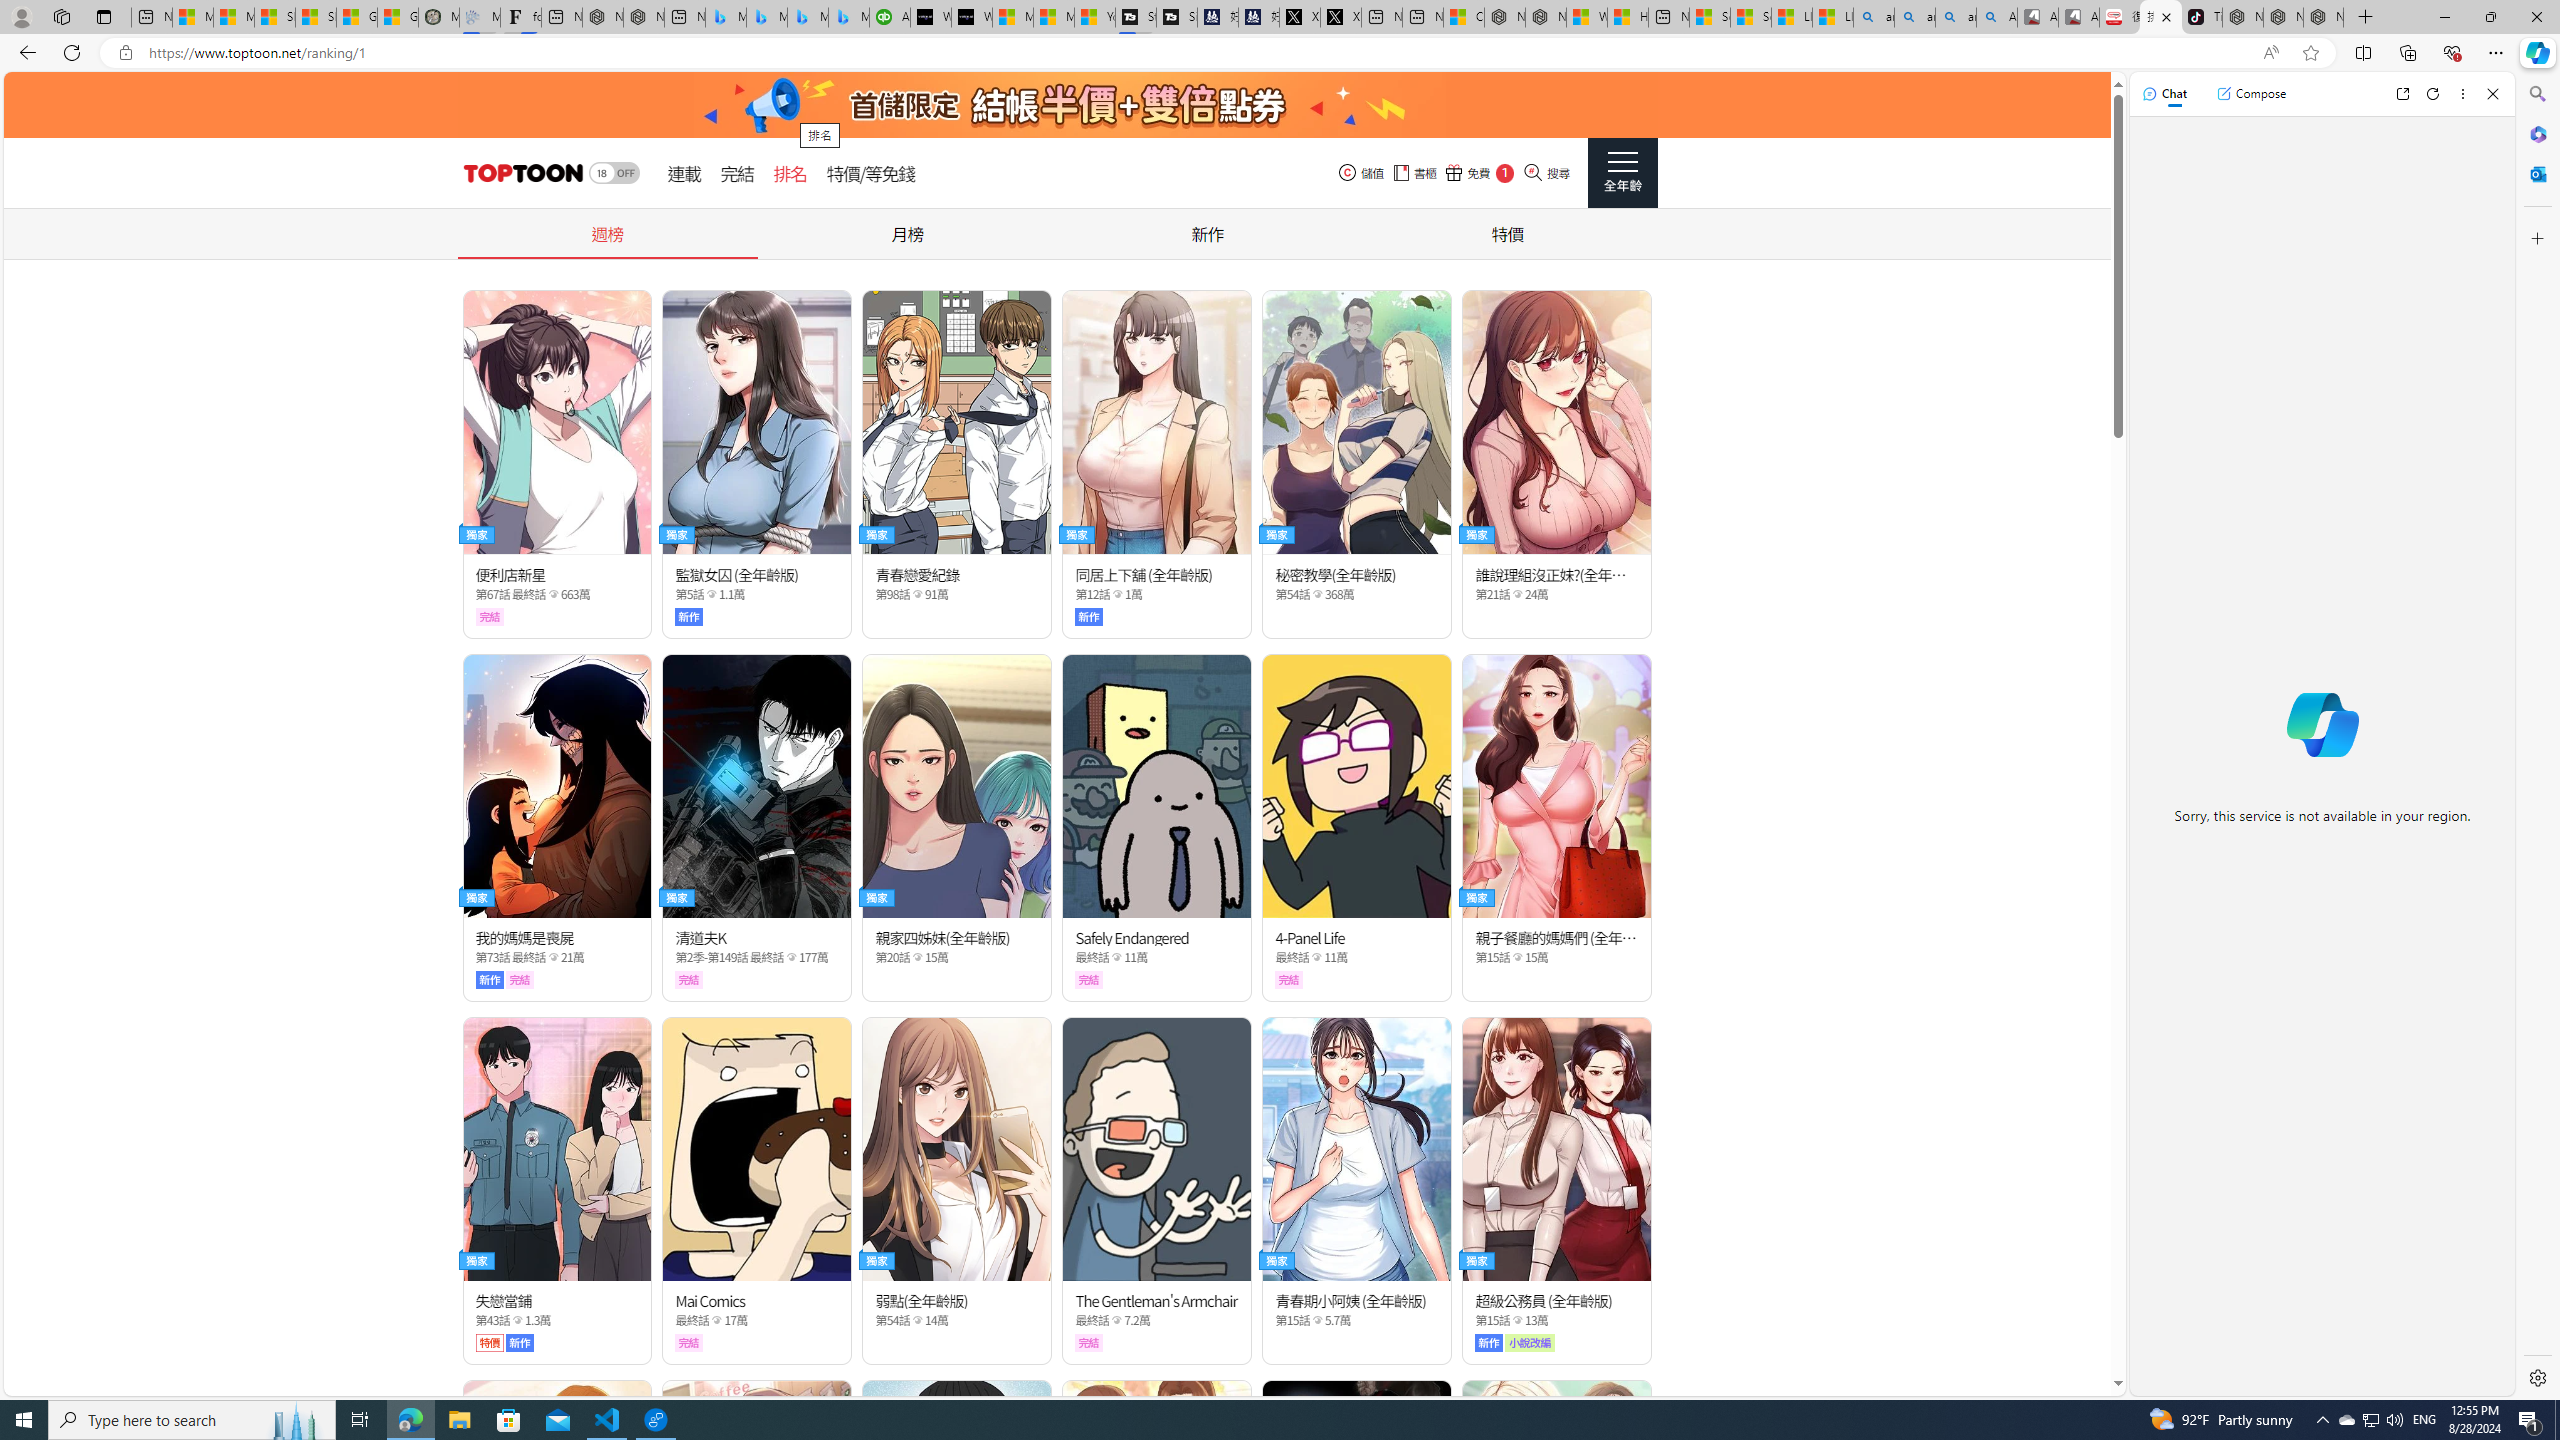 The image size is (2560, 1440). What do you see at coordinates (2282, 16) in the screenshot?
I see `'Nordace Siena Pro 15 Backpack'` at bounding box center [2282, 16].